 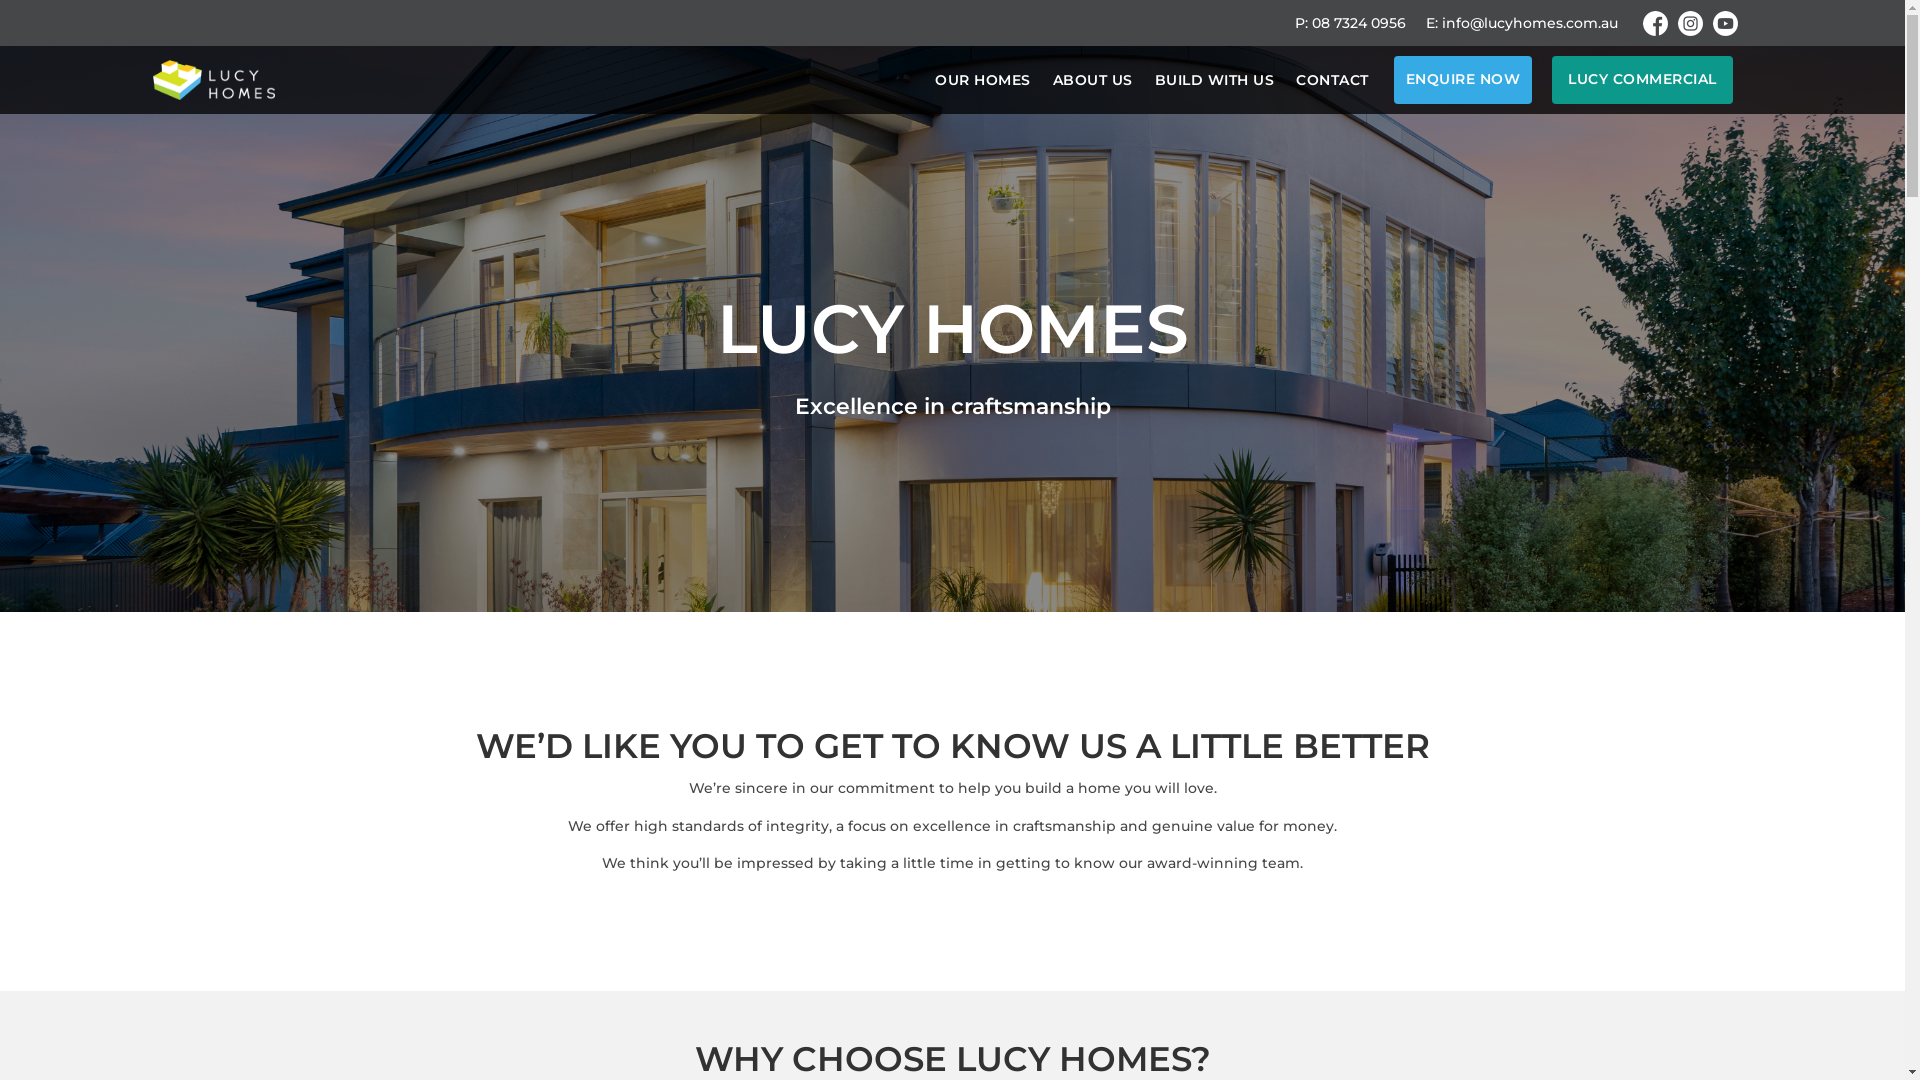 What do you see at coordinates (1392, 79) in the screenshot?
I see `'ENQUIRE NOW'` at bounding box center [1392, 79].